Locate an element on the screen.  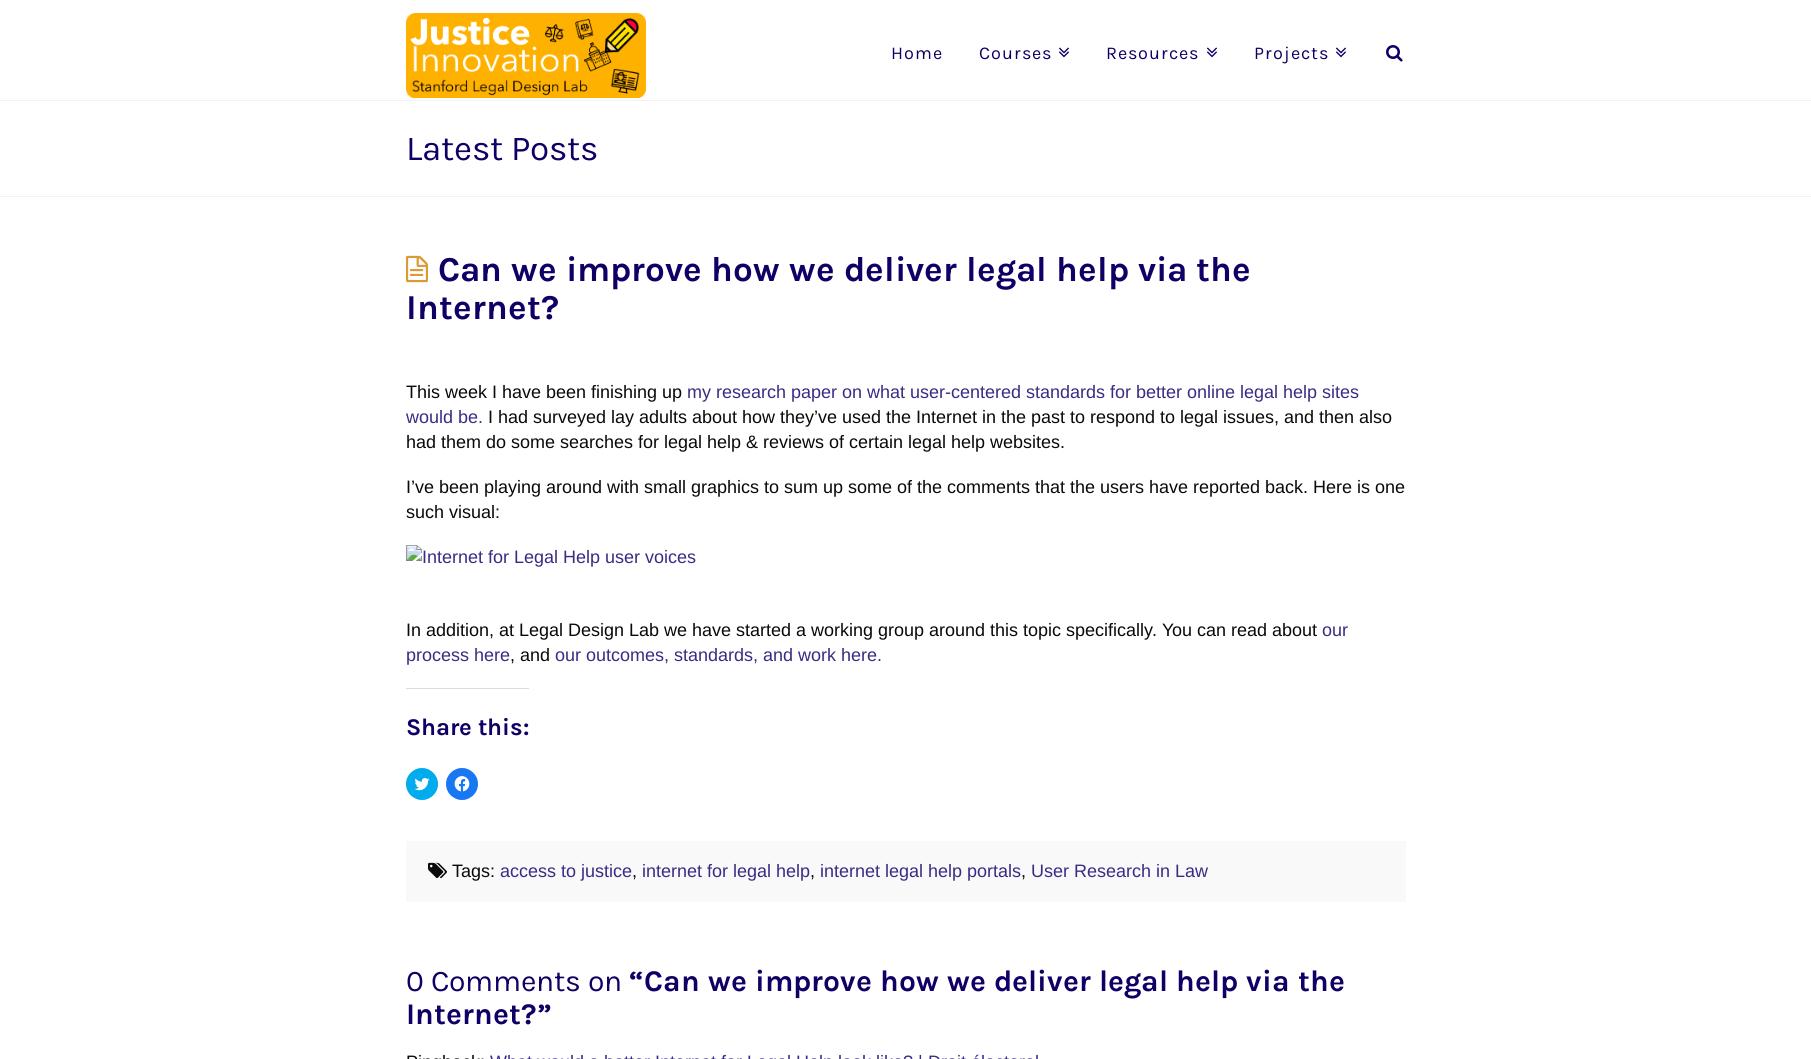
'our outcomes, standards, and work here.' is located at coordinates (716, 654).